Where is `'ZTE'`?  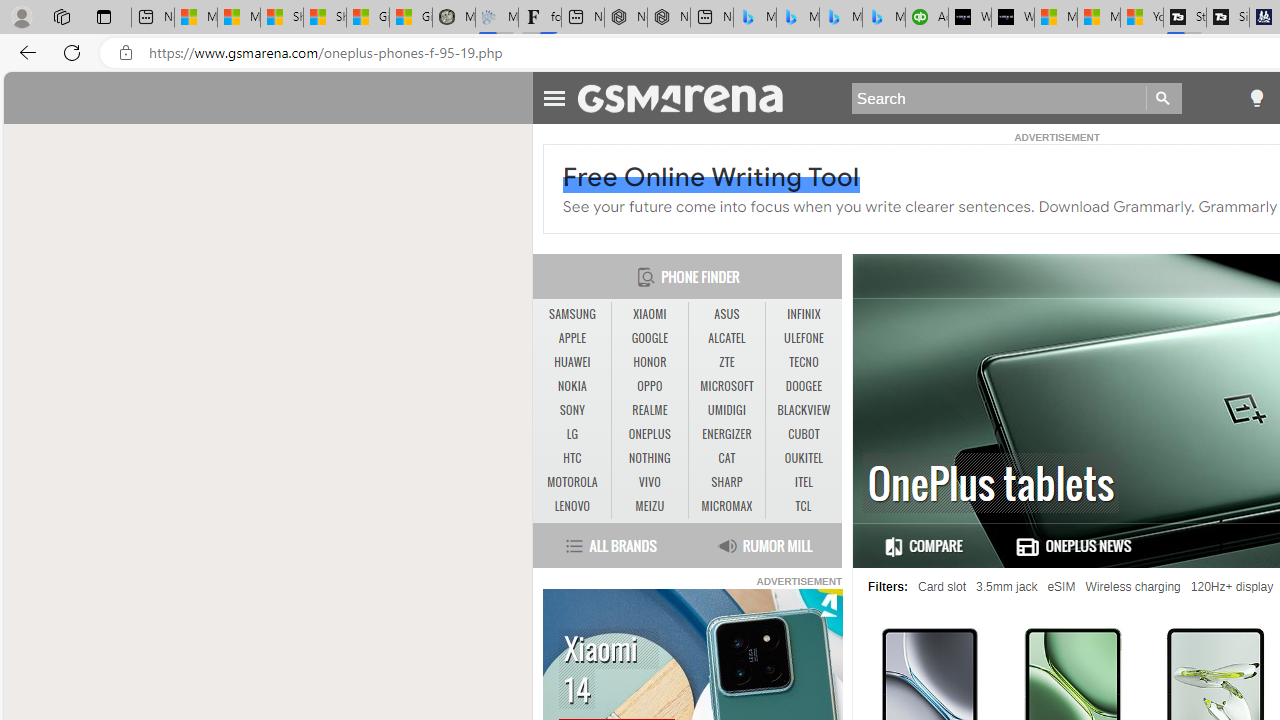 'ZTE' is located at coordinates (726, 362).